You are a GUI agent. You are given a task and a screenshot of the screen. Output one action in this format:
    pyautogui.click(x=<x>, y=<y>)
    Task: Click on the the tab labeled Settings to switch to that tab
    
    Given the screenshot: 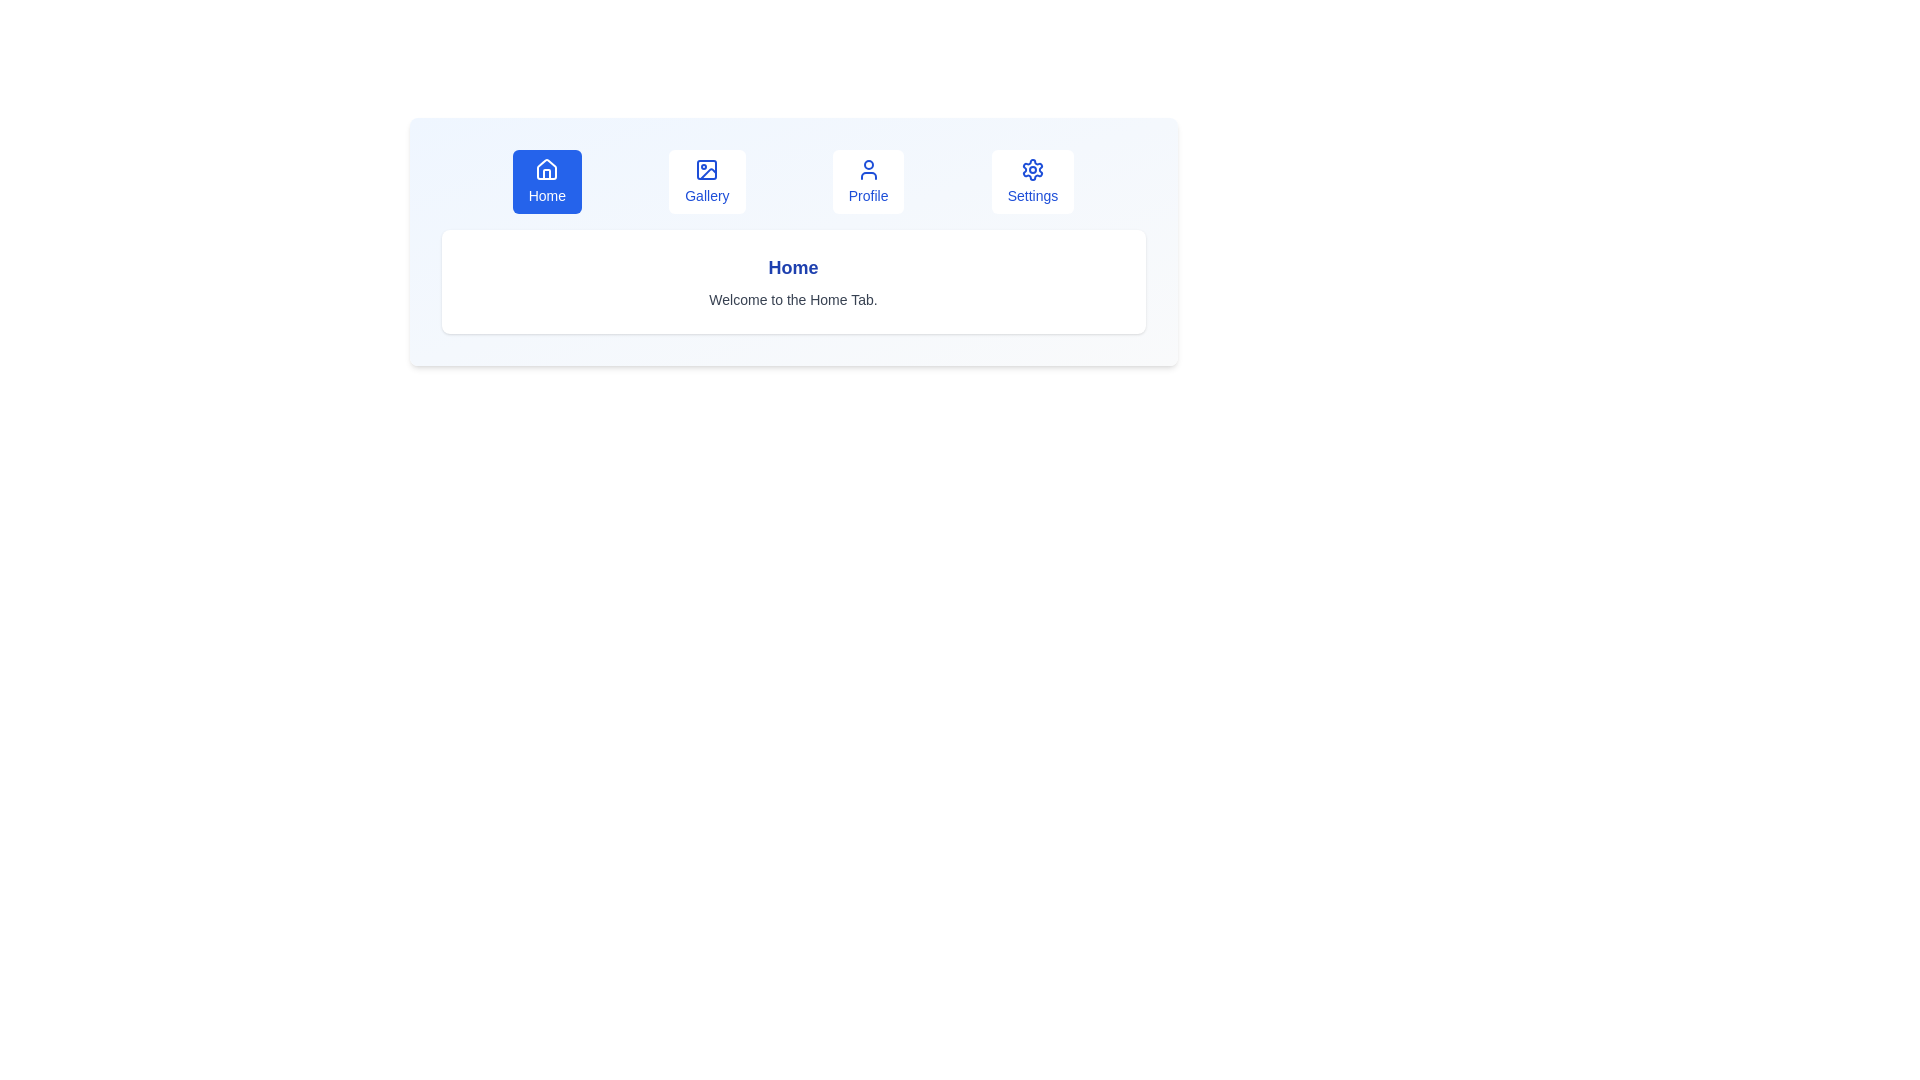 What is the action you would take?
    pyautogui.click(x=1032, y=181)
    